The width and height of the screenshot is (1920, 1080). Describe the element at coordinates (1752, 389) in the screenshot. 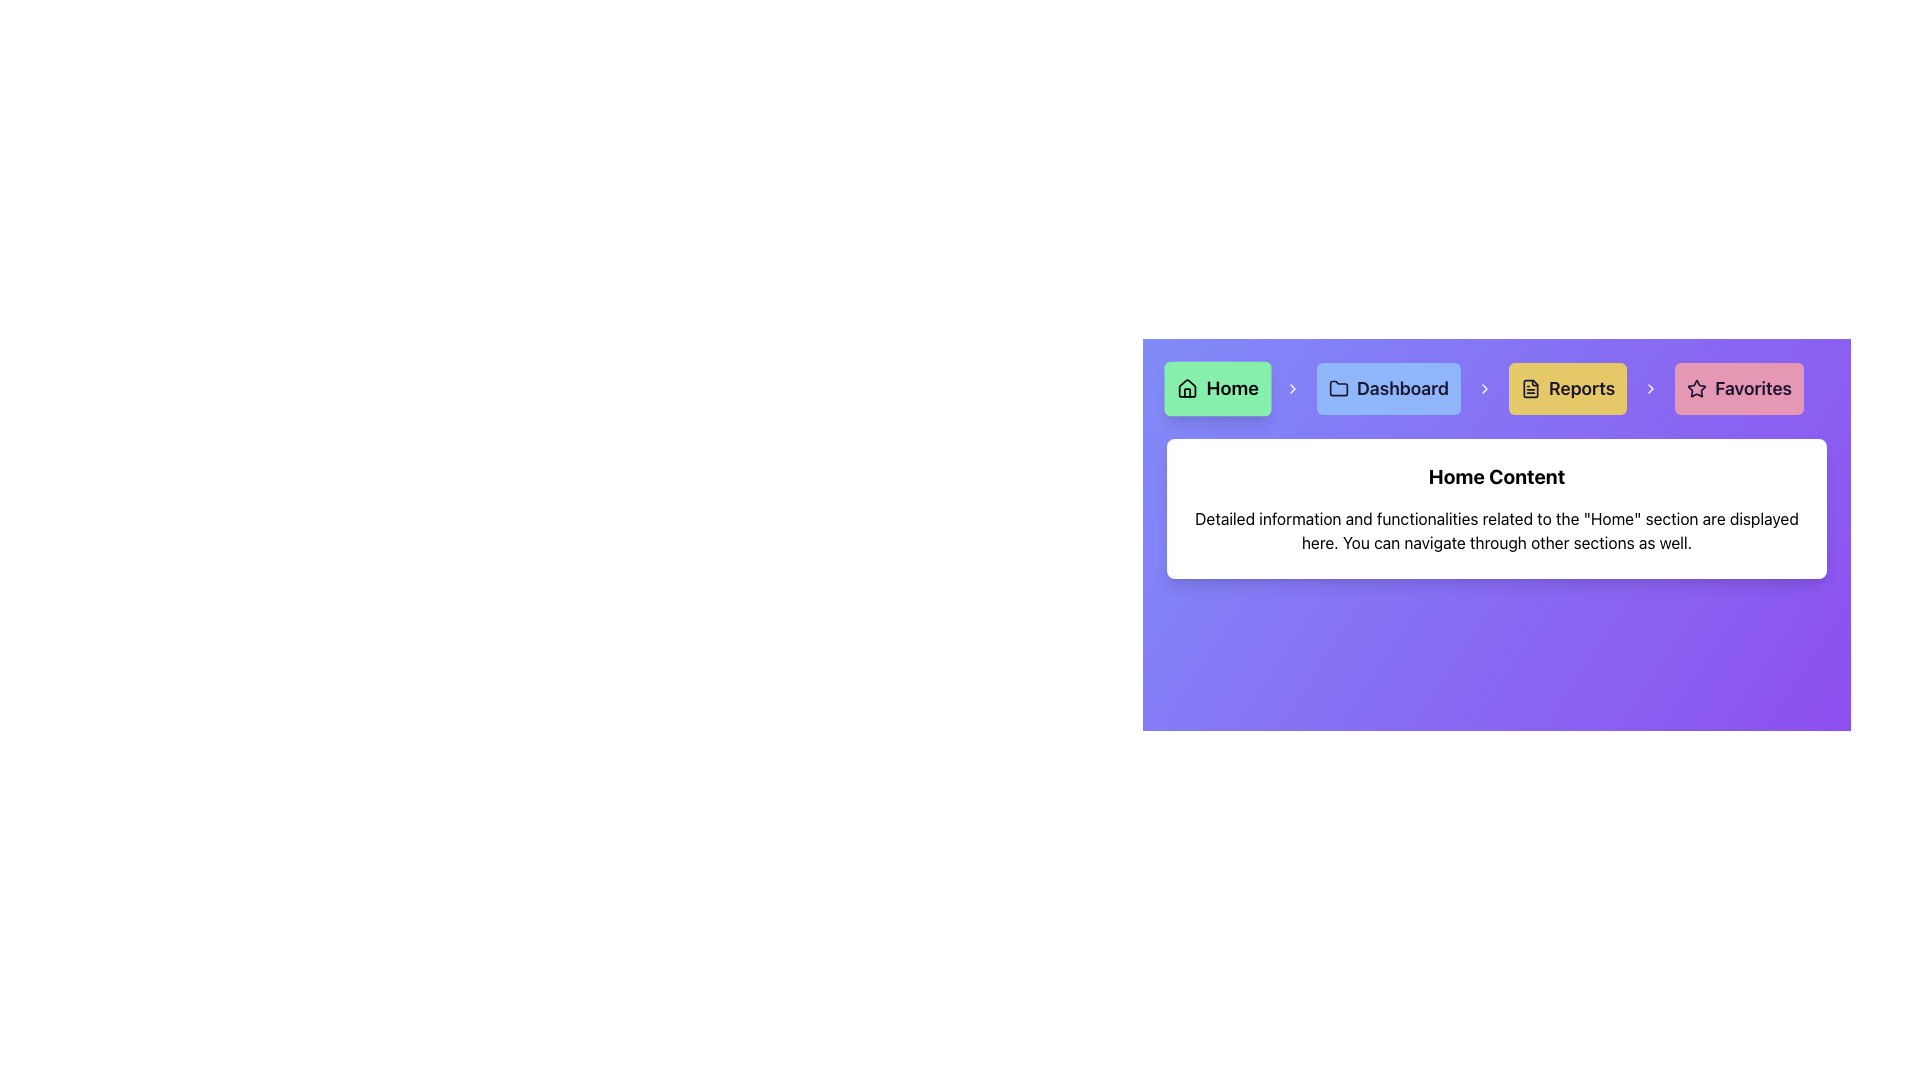

I see `the text label displaying 'Favorites', which is styled in bold and located next to a star icon within the fourth navigation button of a horizontal menu` at that location.